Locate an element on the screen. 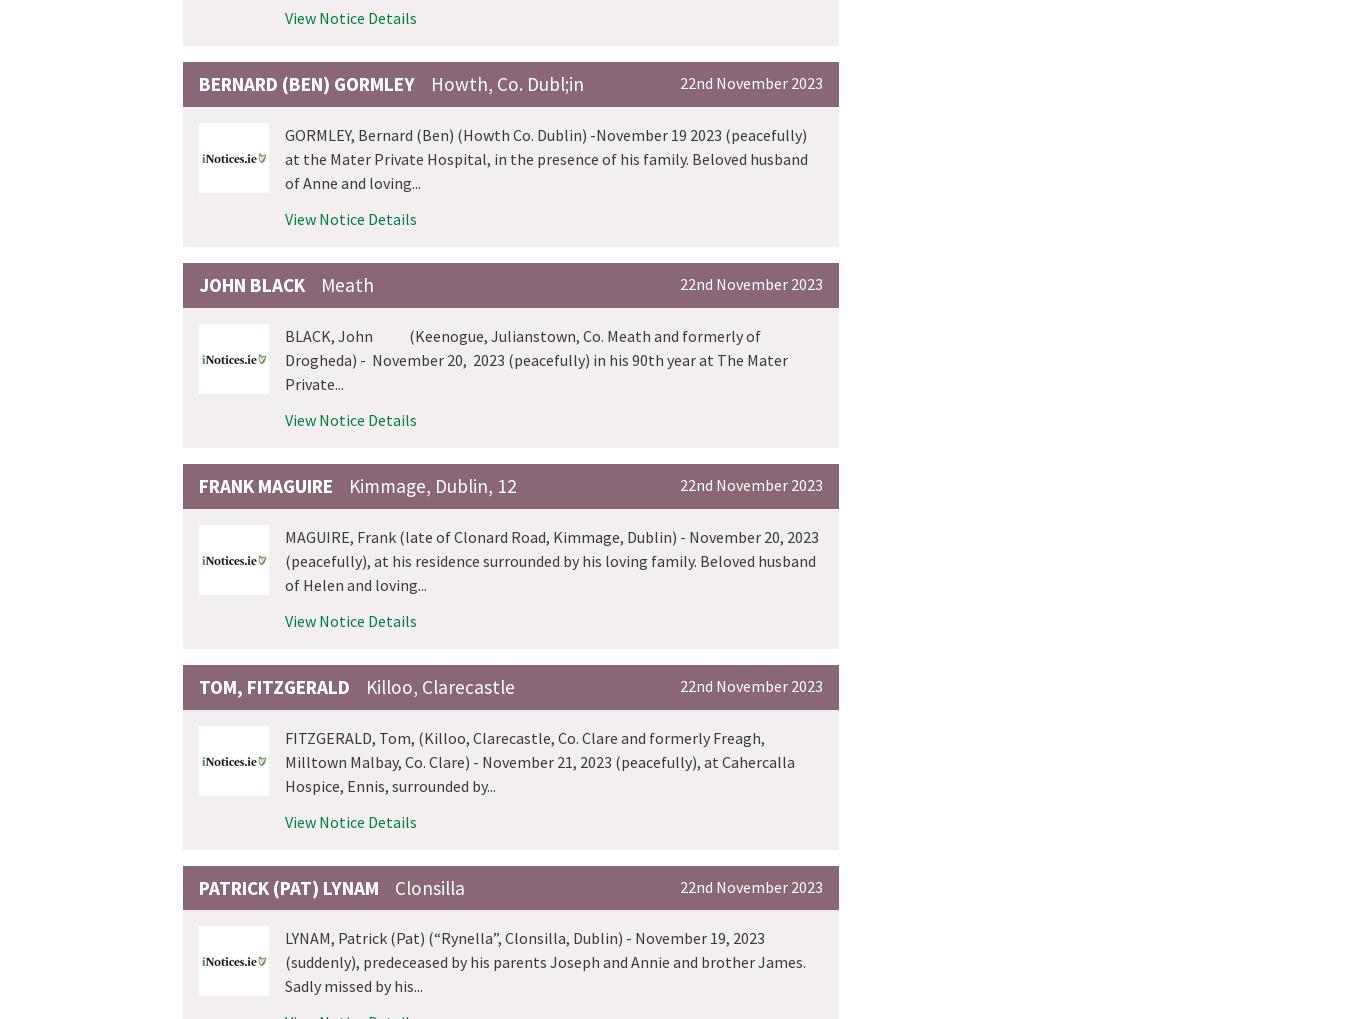 The width and height of the screenshot is (1366, 1019). 'Bernard (Ben) GORMLEY' is located at coordinates (306, 83).